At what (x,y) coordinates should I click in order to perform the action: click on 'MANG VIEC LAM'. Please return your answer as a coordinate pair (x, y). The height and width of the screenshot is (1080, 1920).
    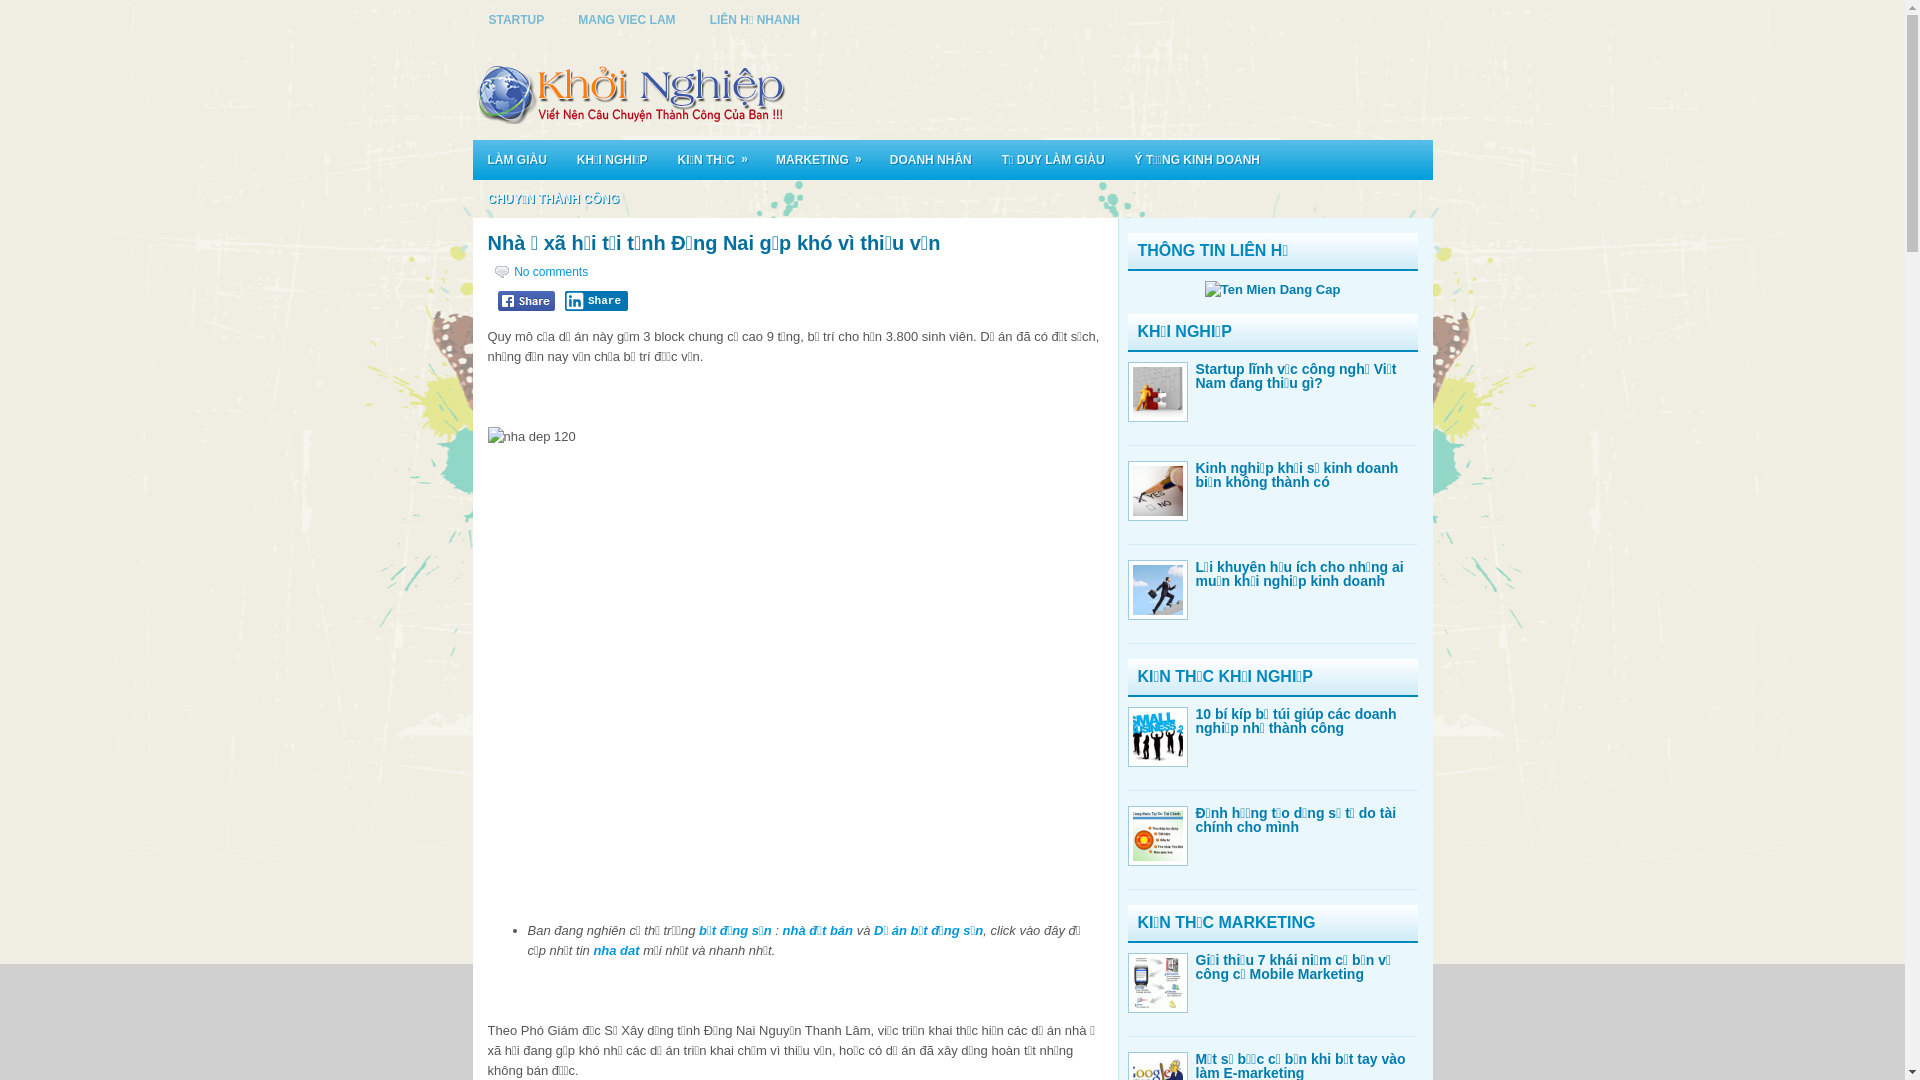
    Looking at the image, I should click on (625, 19).